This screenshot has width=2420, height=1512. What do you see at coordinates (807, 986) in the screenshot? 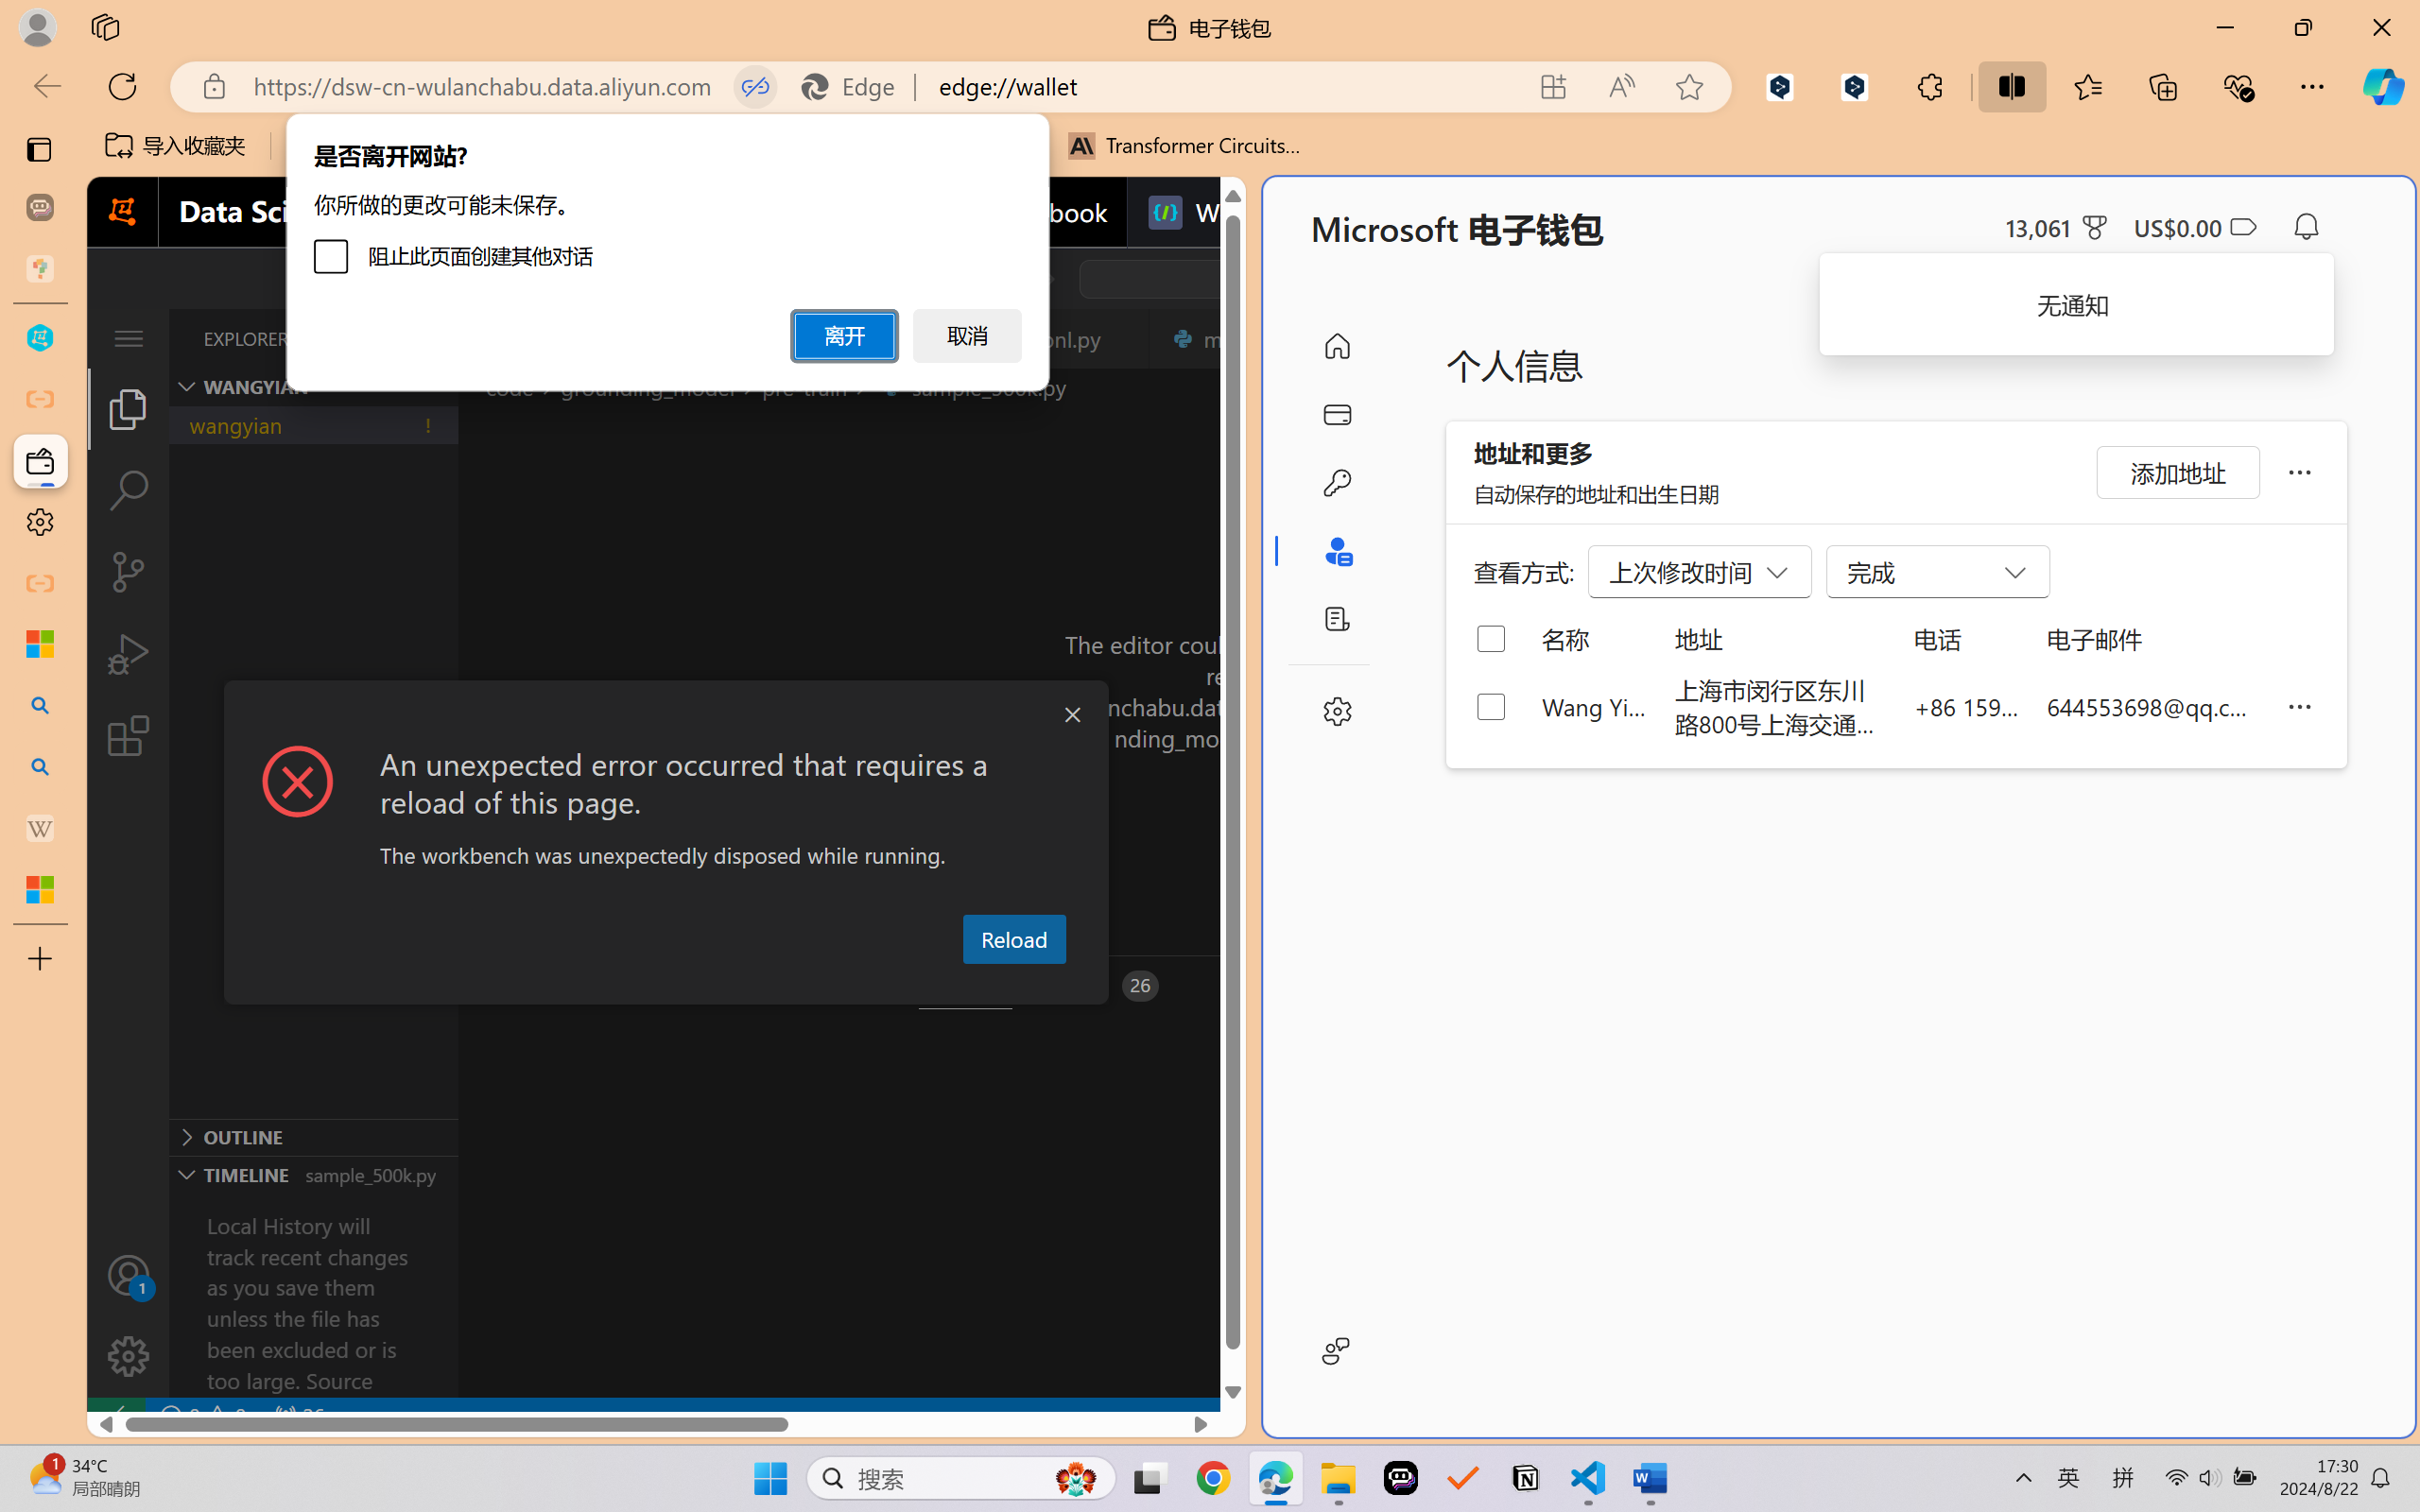
I see `'Debug Console (Ctrl+Shift+Y)'` at bounding box center [807, 986].